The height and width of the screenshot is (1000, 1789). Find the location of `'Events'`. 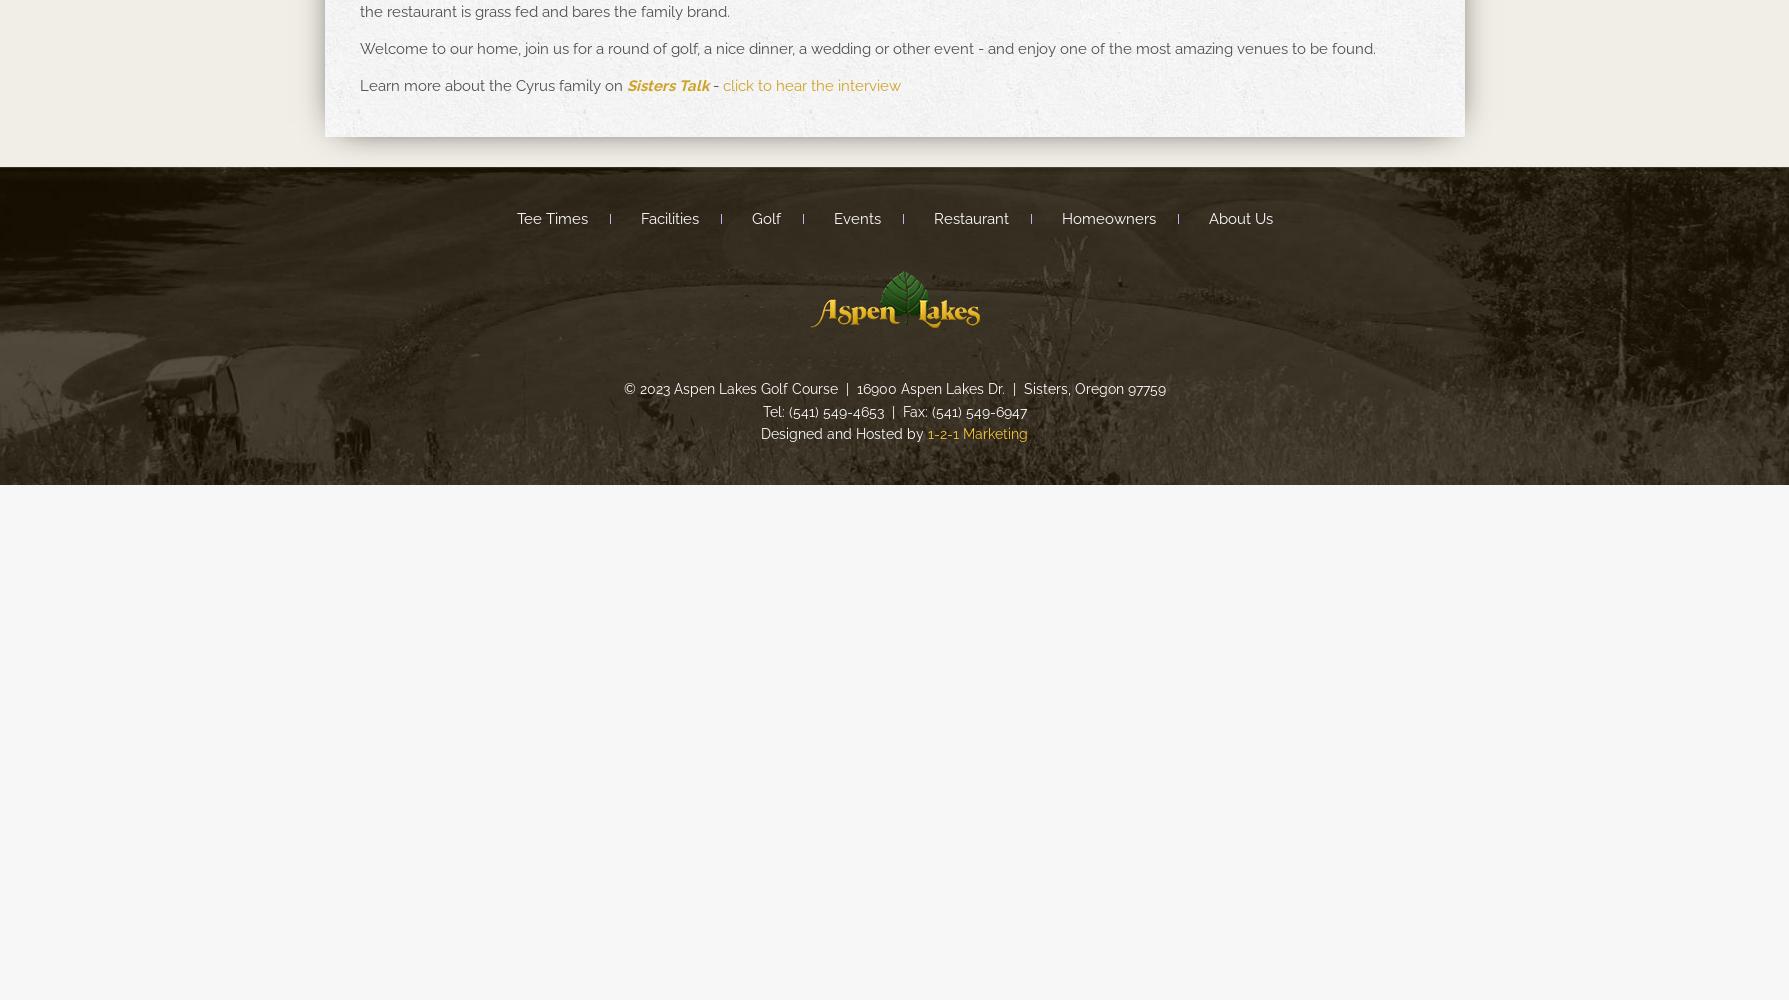

'Events' is located at coordinates (832, 218).